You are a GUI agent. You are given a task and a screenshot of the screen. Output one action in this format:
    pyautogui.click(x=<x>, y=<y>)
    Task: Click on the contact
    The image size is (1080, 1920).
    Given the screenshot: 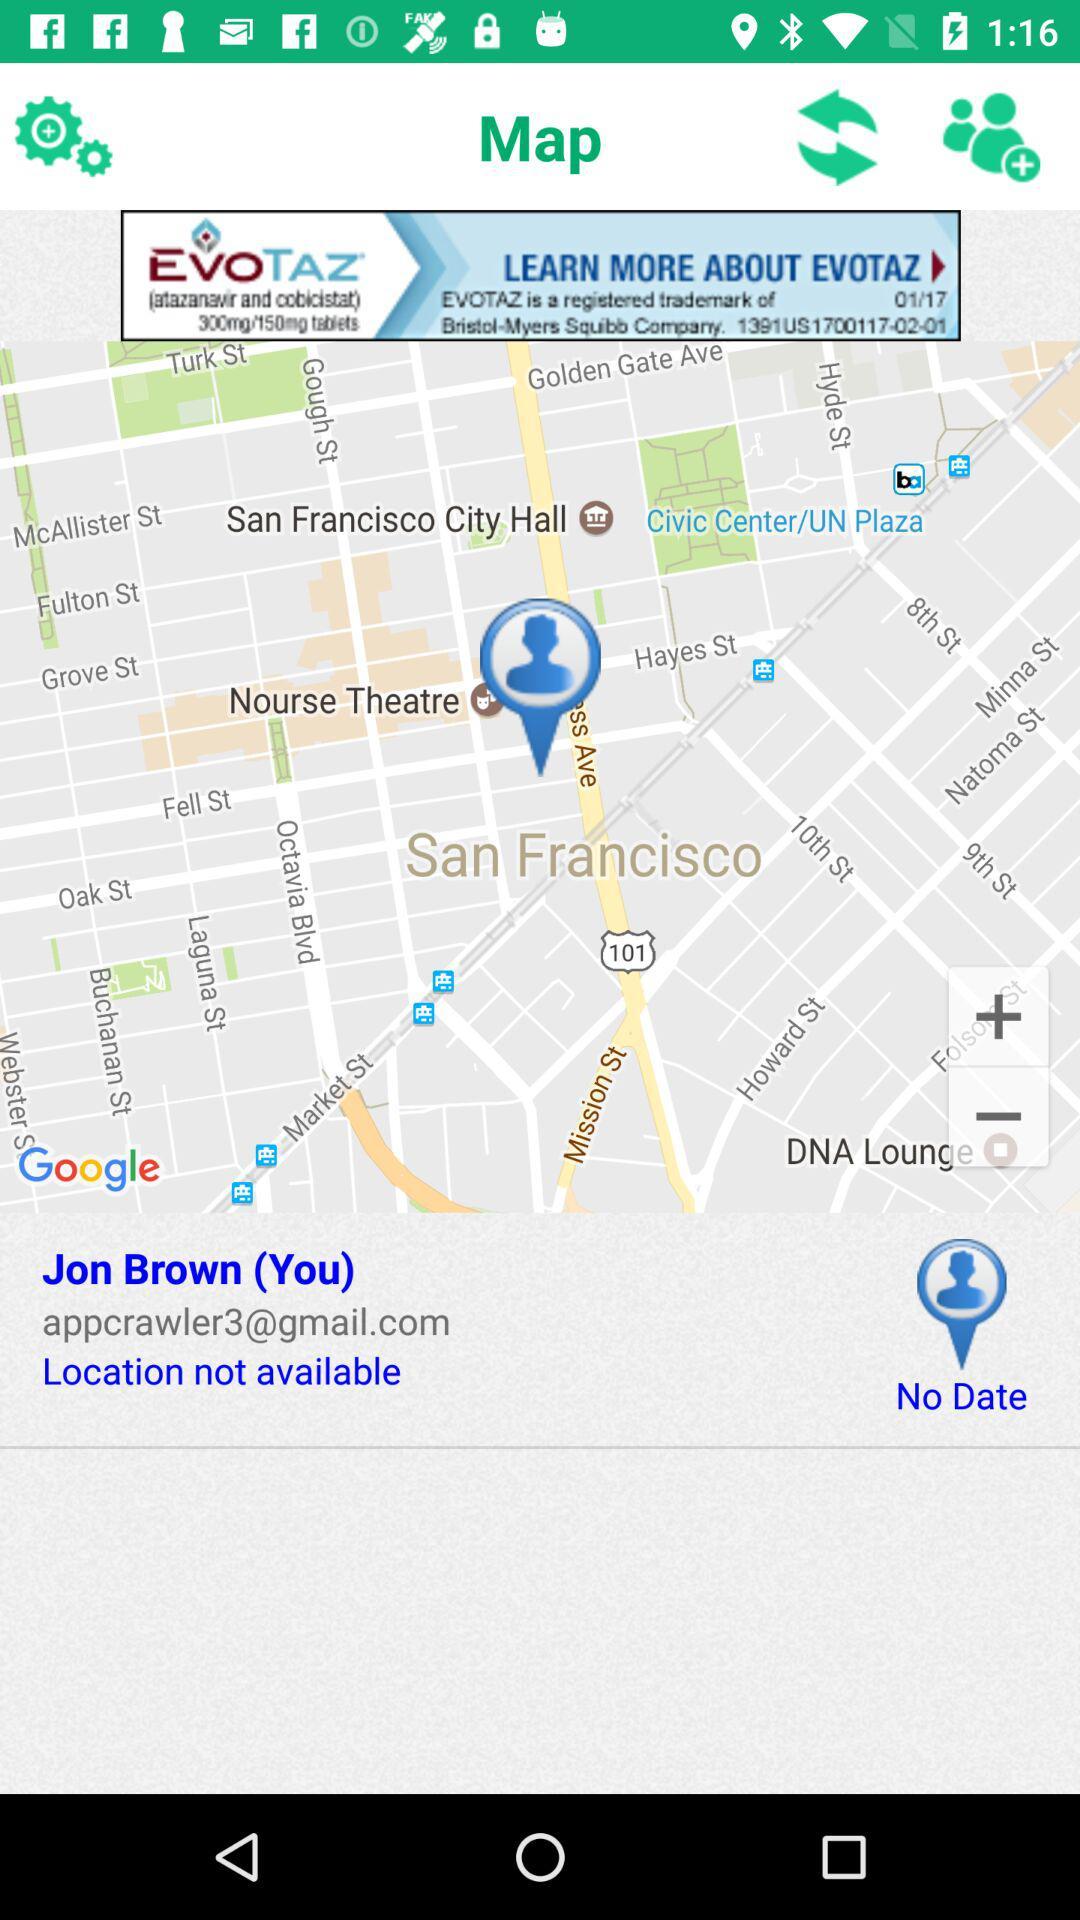 What is the action you would take?
    pyautogui.click(x=990, y=135)
    